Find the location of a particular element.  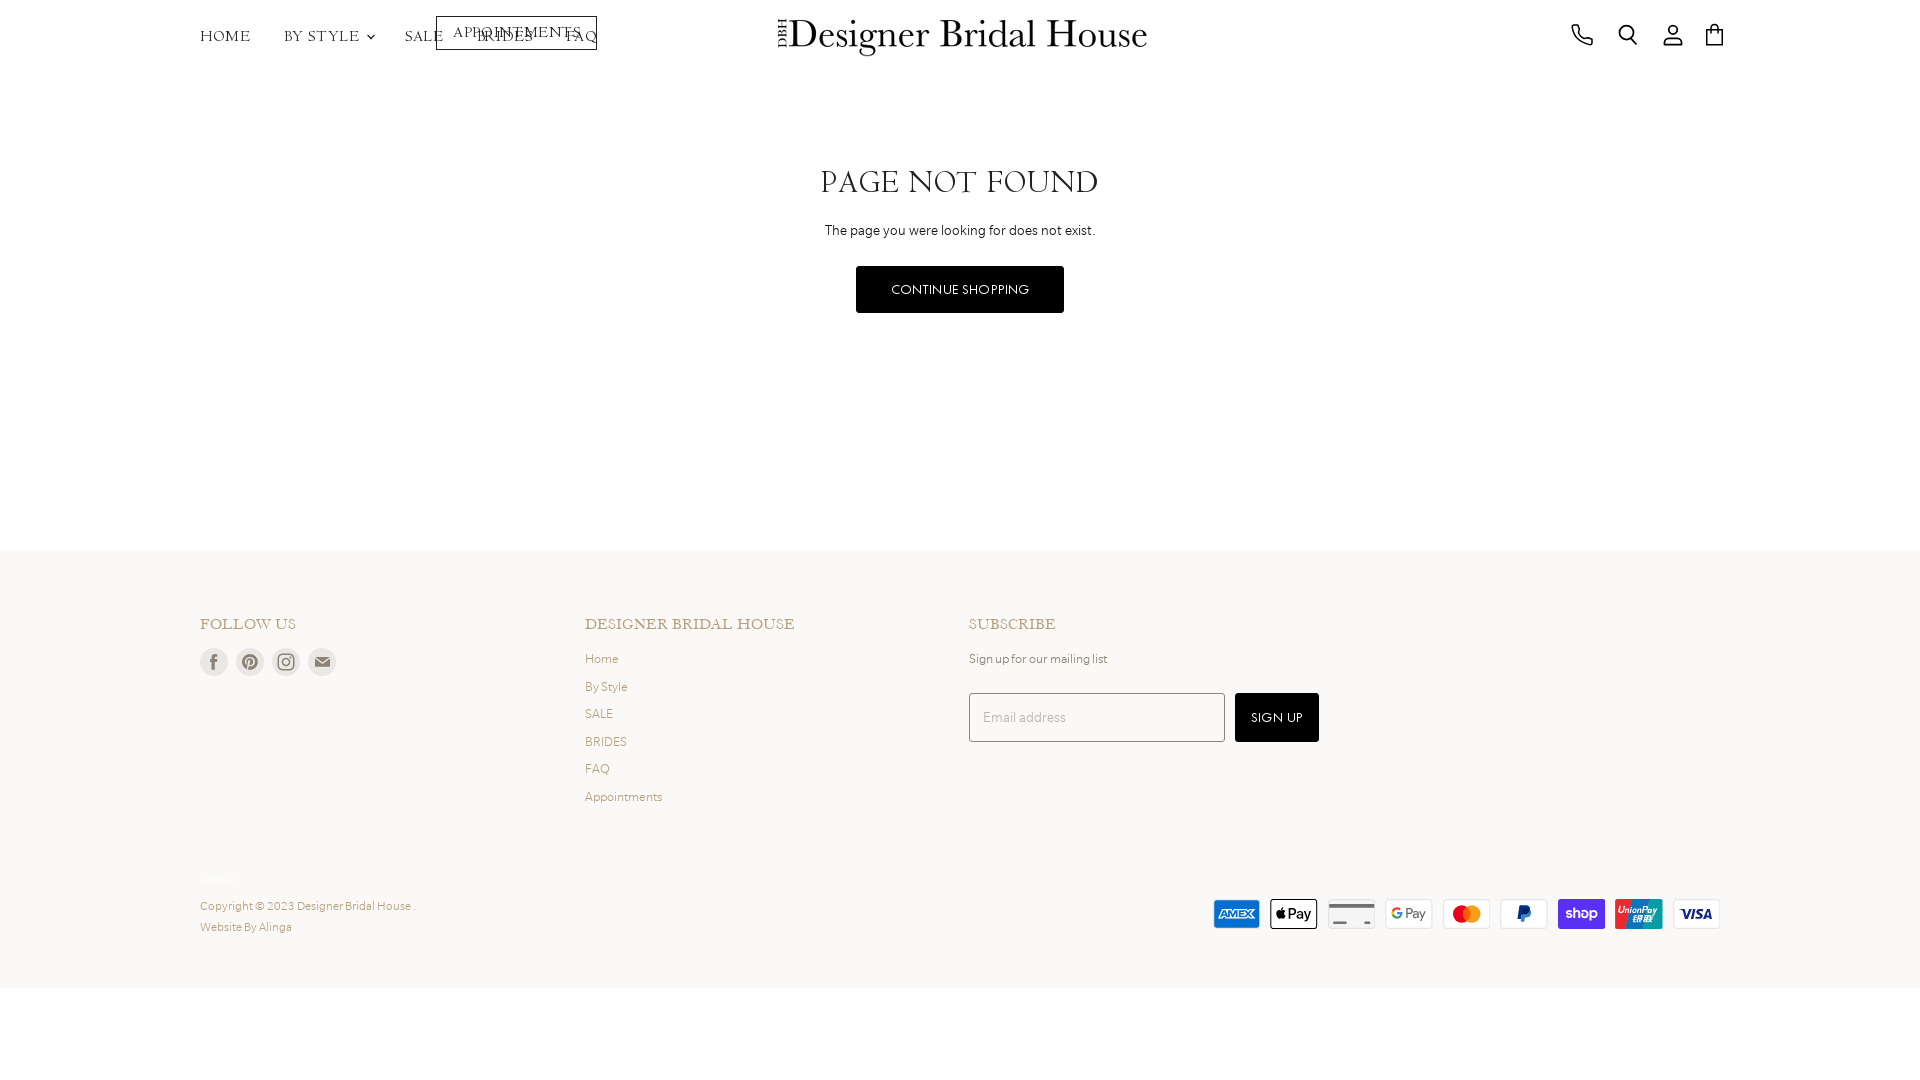

'Home' is located at coordinates (600, 658).